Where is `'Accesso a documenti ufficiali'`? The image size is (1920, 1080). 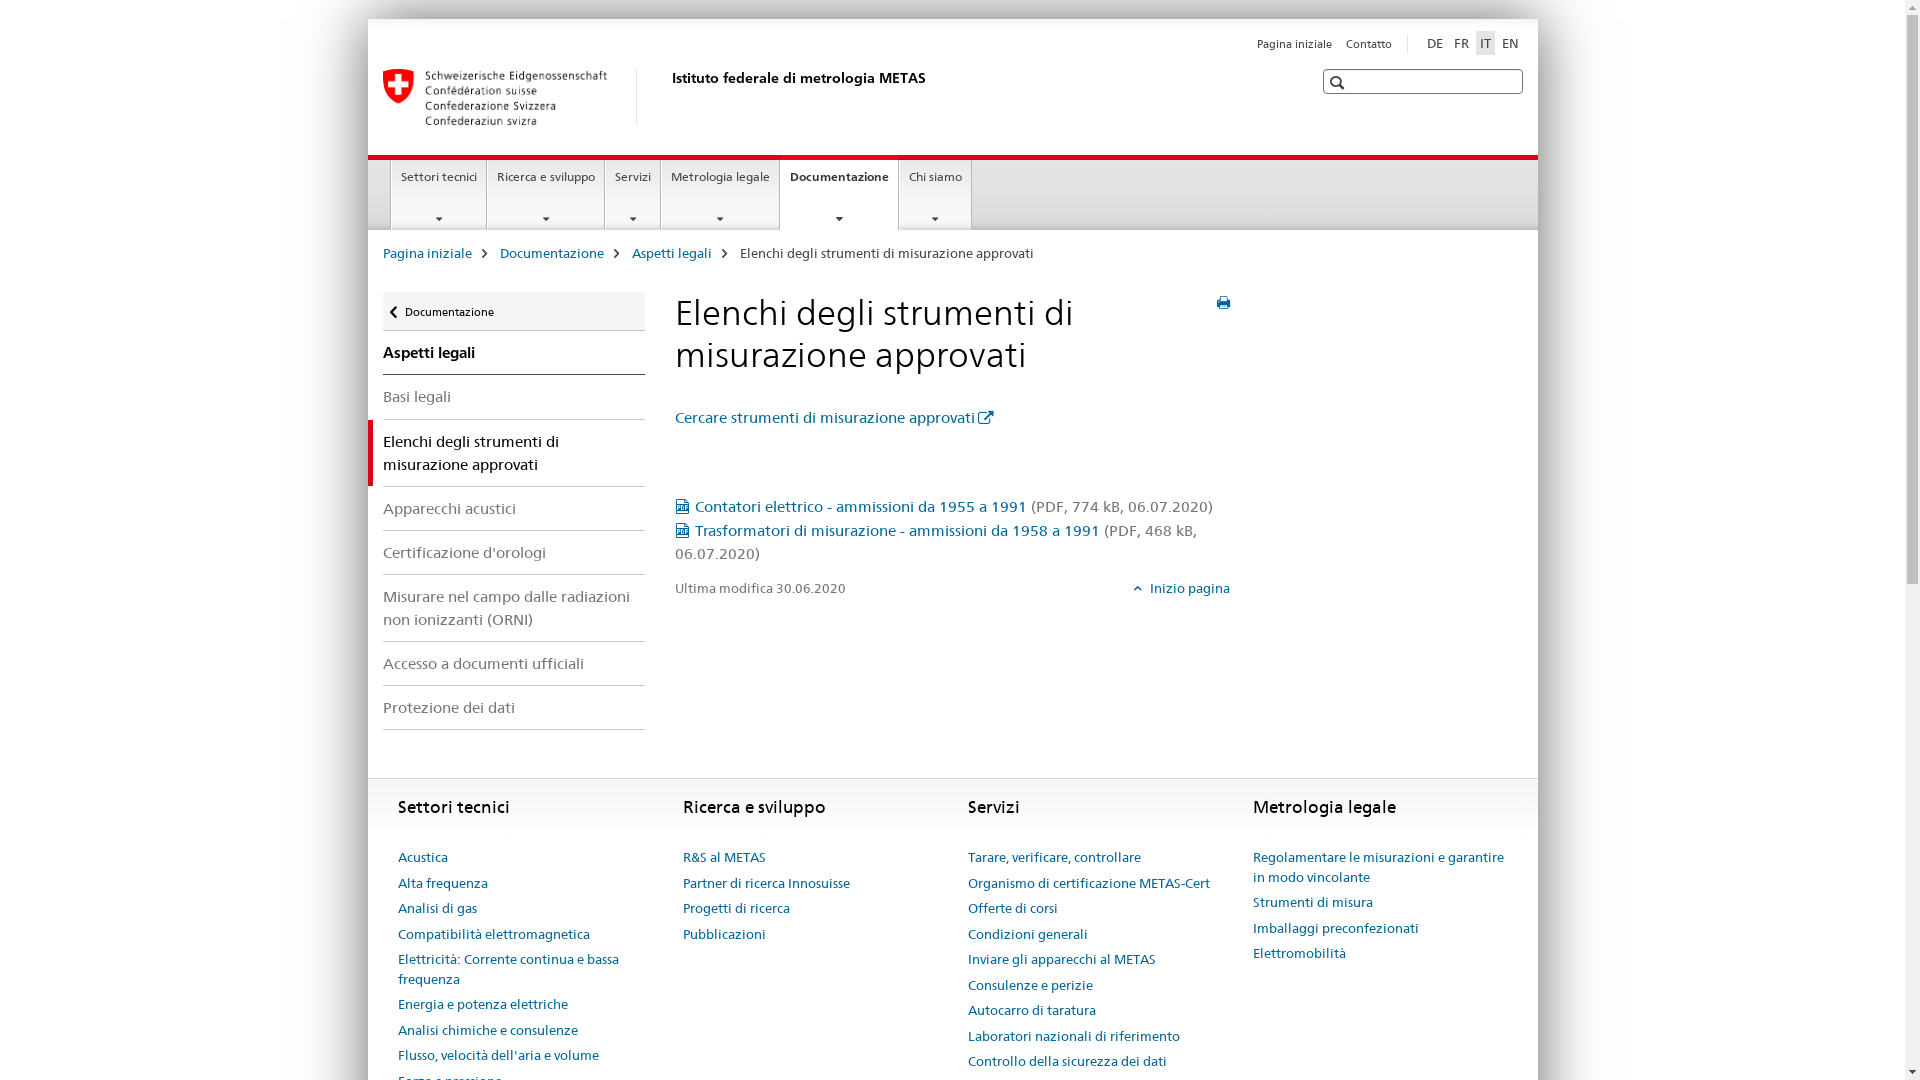
'Accesso a documenti ufficiali' is located at coordinates (513, 663).